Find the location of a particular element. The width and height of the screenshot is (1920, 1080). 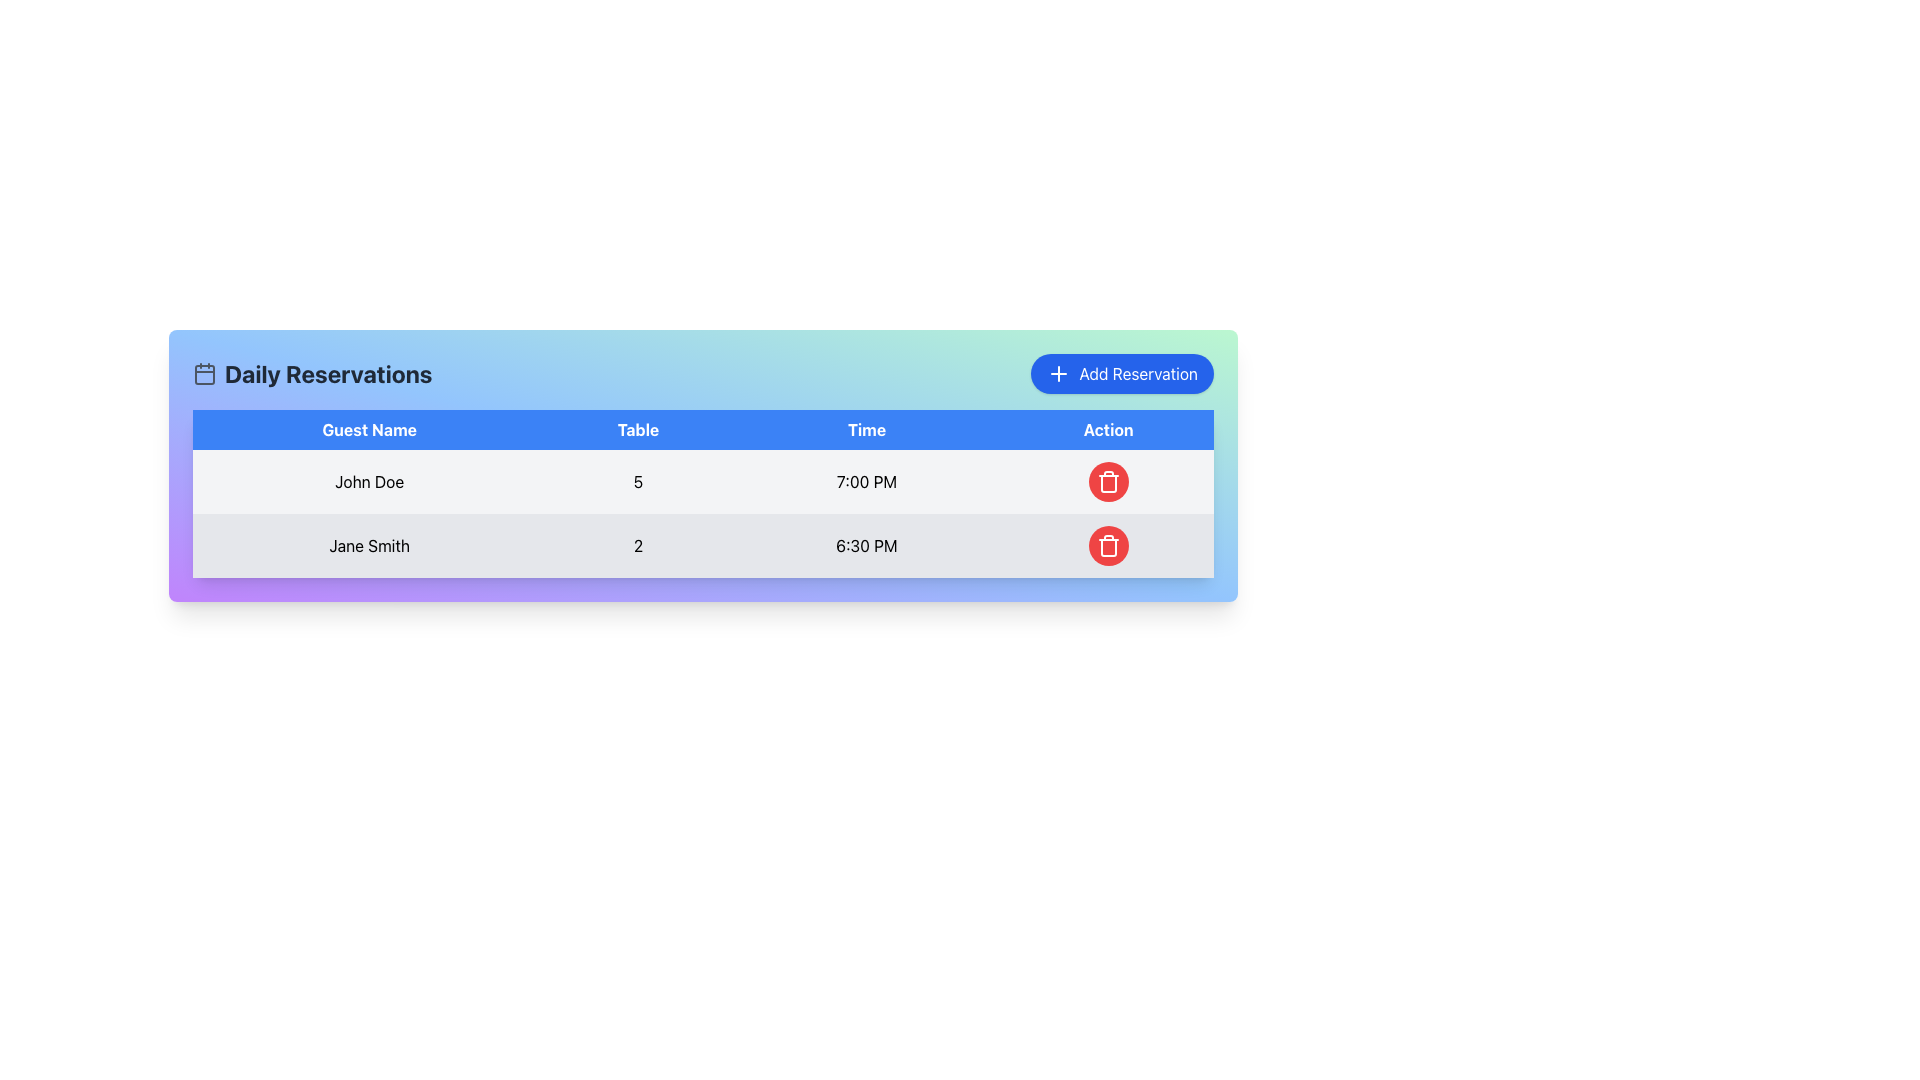

the first row in the reservations table displaying 'John Doe', table number '5', and reservation time '7:00 PM' is located at coordinates (703, 482).